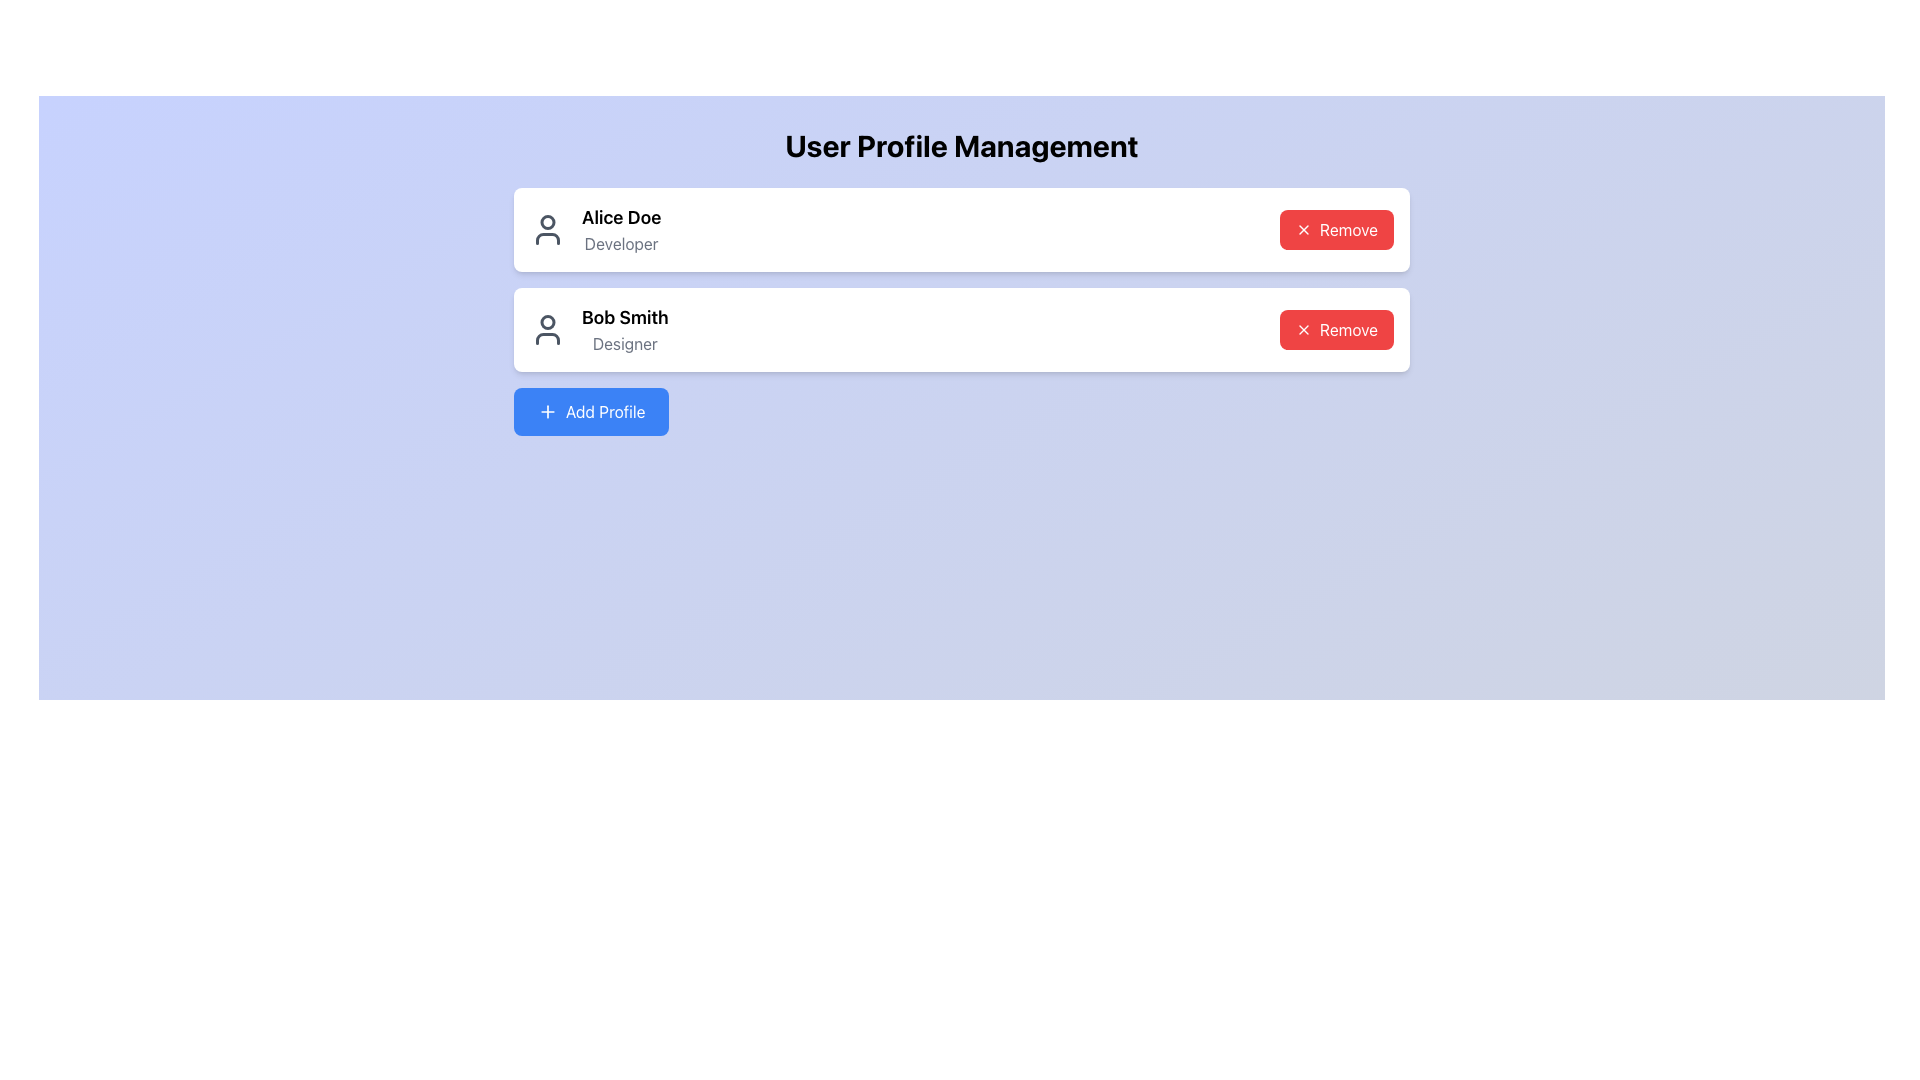 Image resolution: width=1920 pixels, height=1080 pixels. What do you see at coordinates (1348, 329) in the screenshot?
I see `the 'Remove' button for the second listed user profile` at bounding box center [1348, 329].